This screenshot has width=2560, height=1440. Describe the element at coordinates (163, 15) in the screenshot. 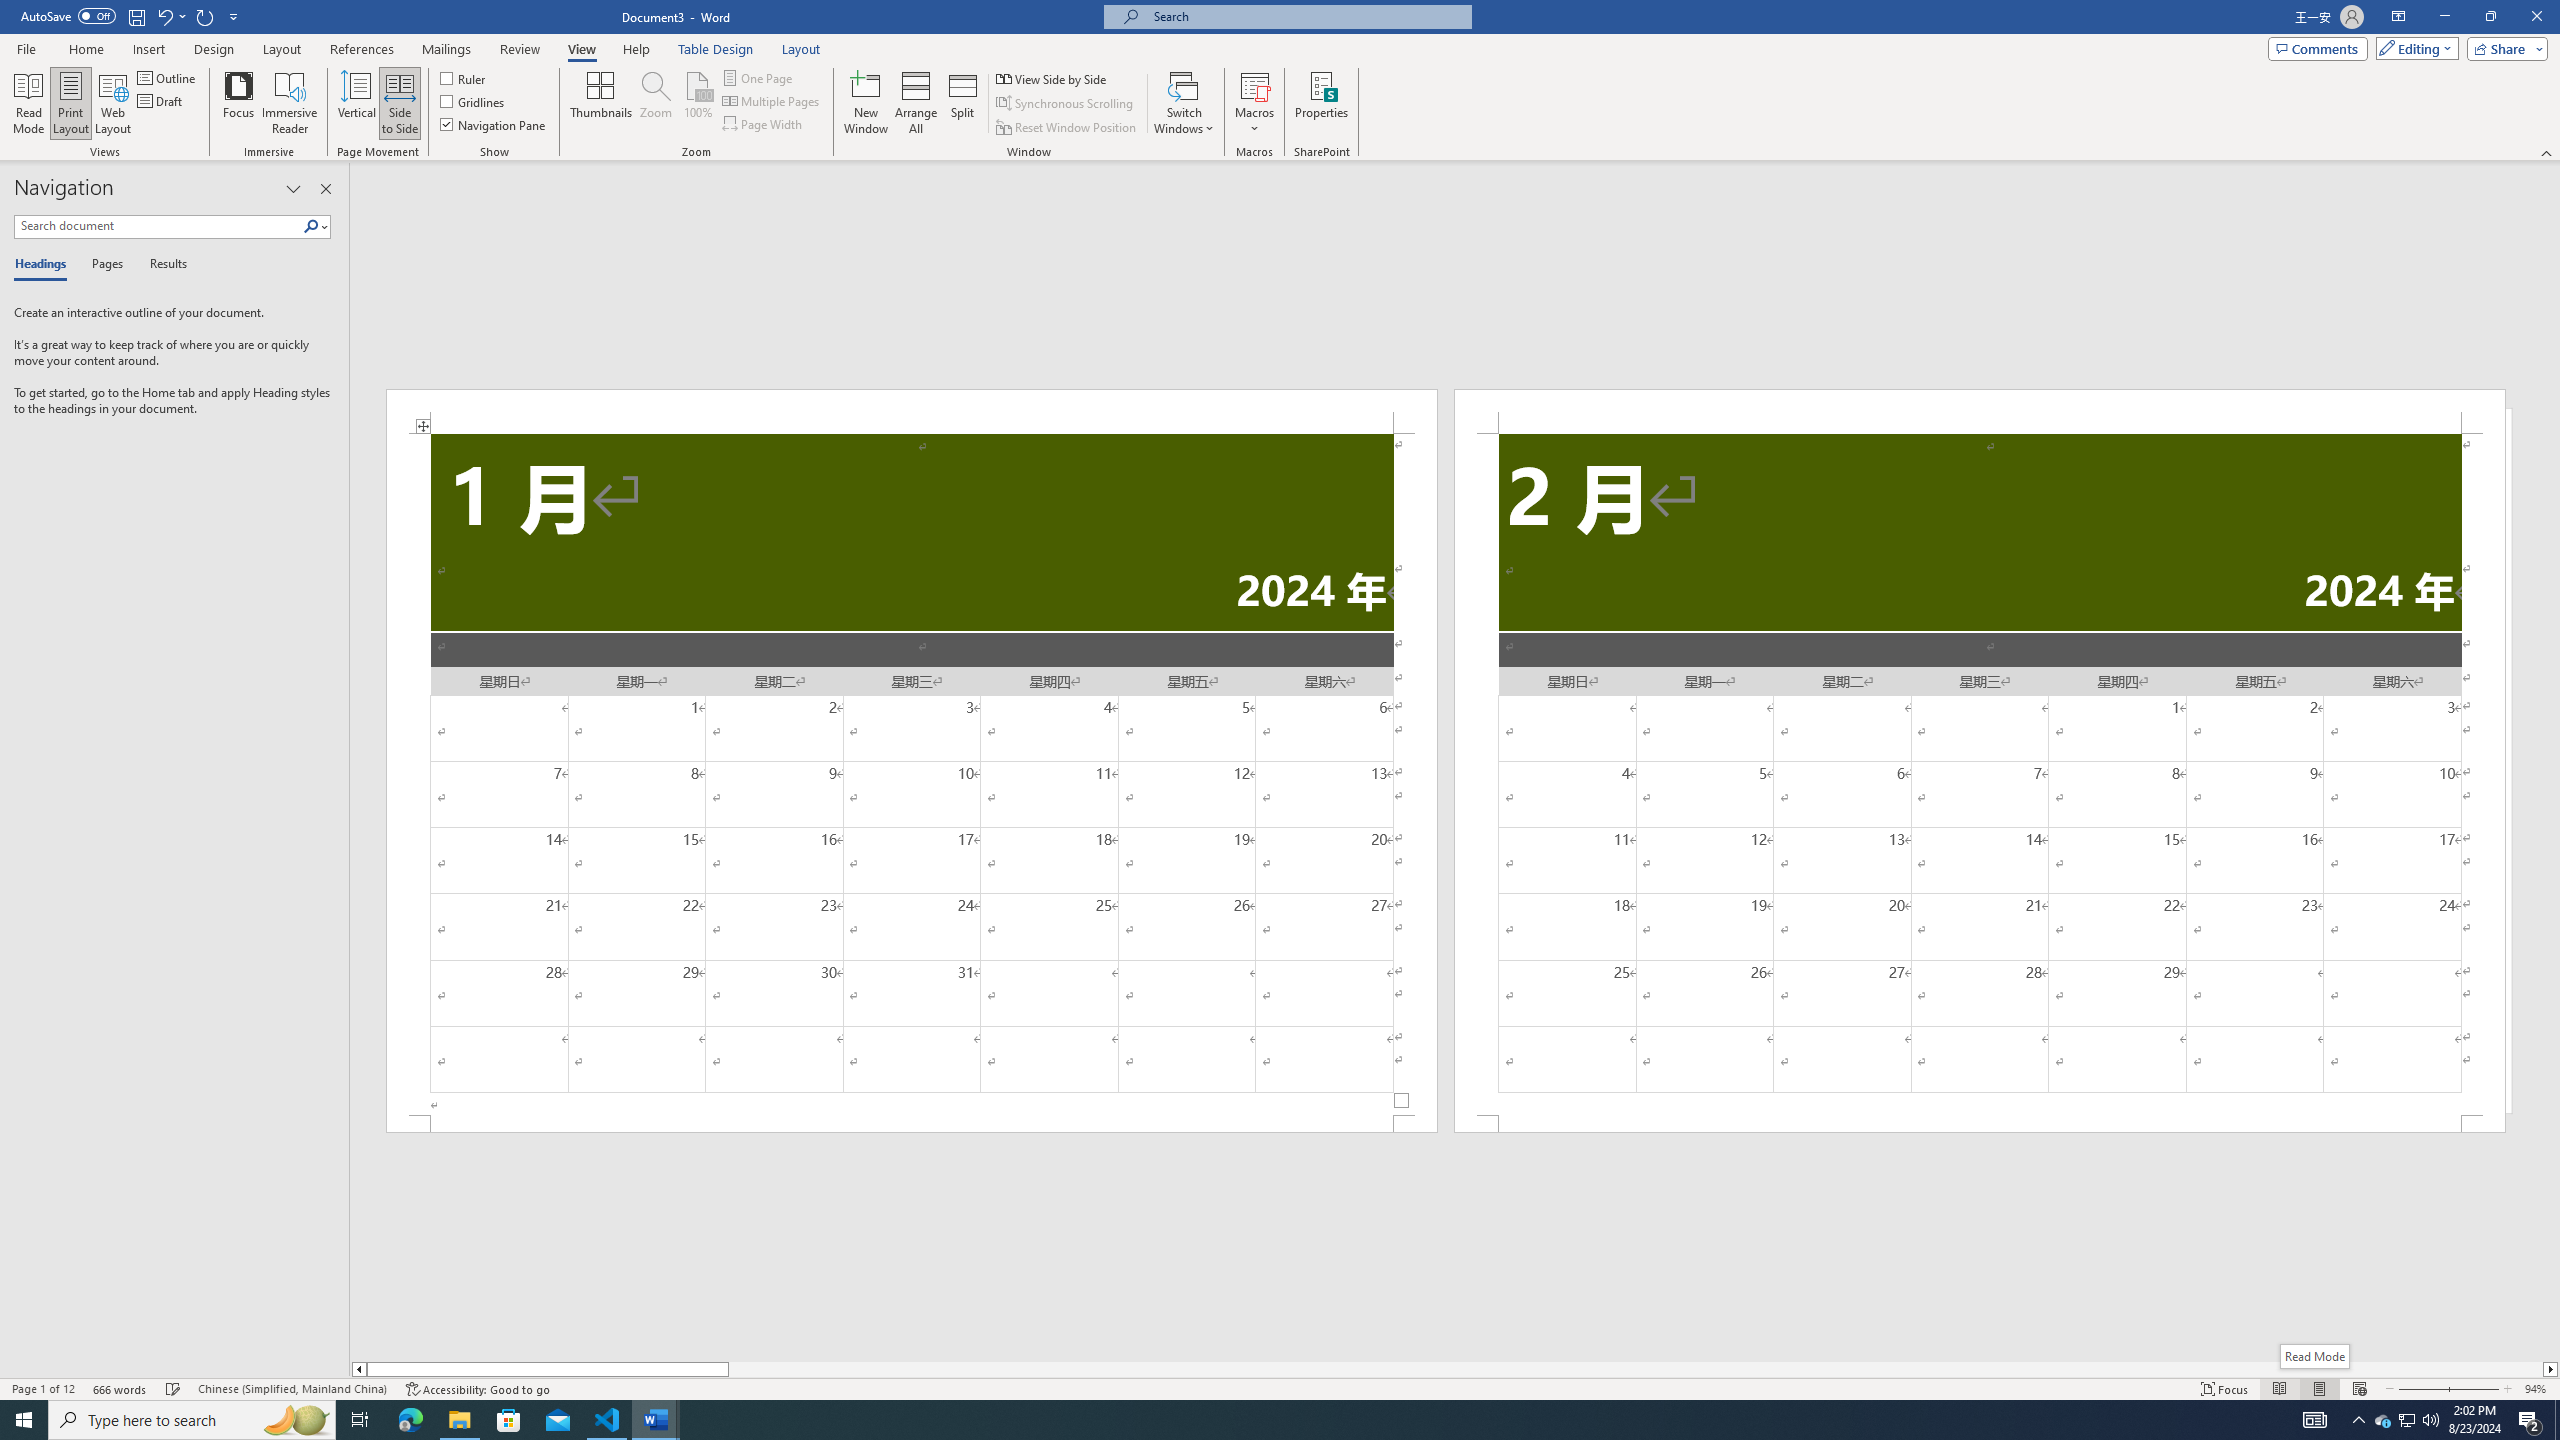

I see `'Undo Increase Indent'` at that location.